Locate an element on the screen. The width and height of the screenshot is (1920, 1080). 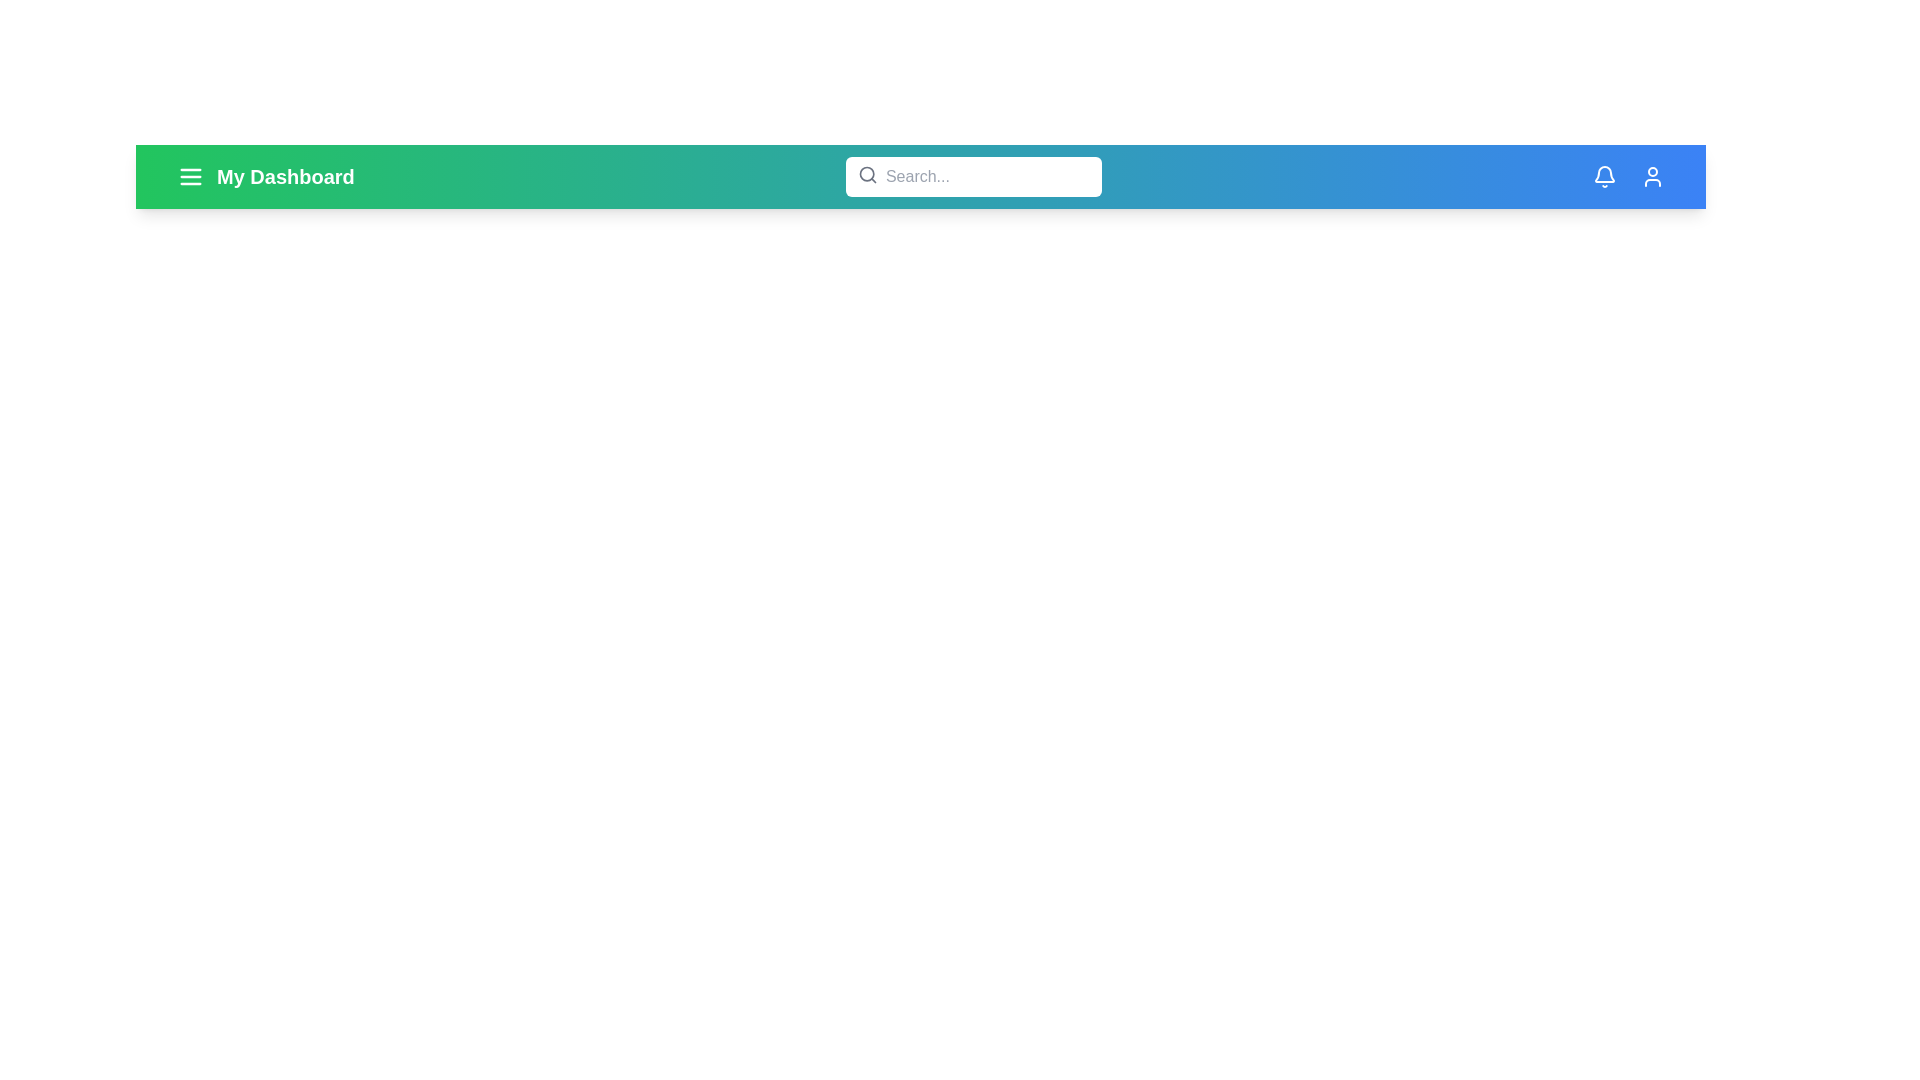
the bell icon to access notifications is located at coordinates (1604, 176).